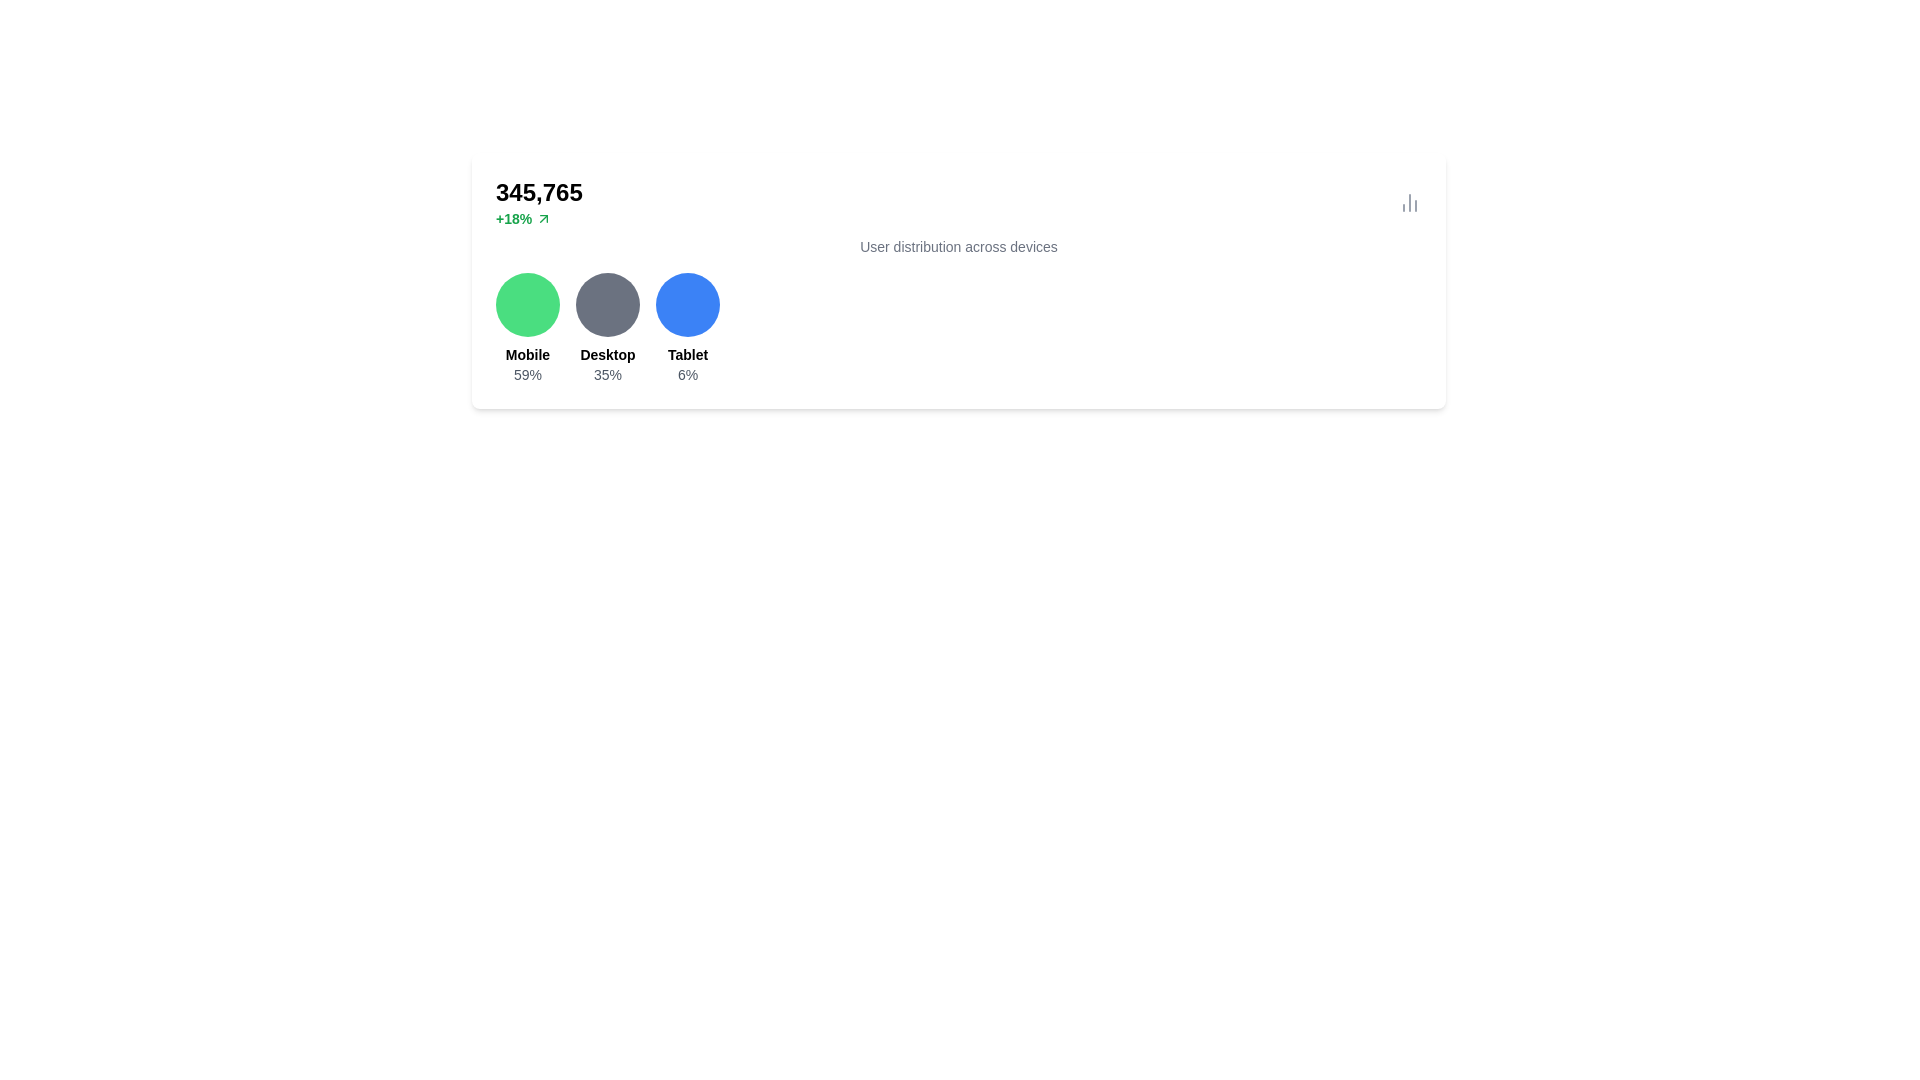 The image size is (1920, 1080). I want to click on the text label displaying 'Tablet' which is bold and medium-sized, located beneath a blue circular element and above '6%', so click(687, 353).